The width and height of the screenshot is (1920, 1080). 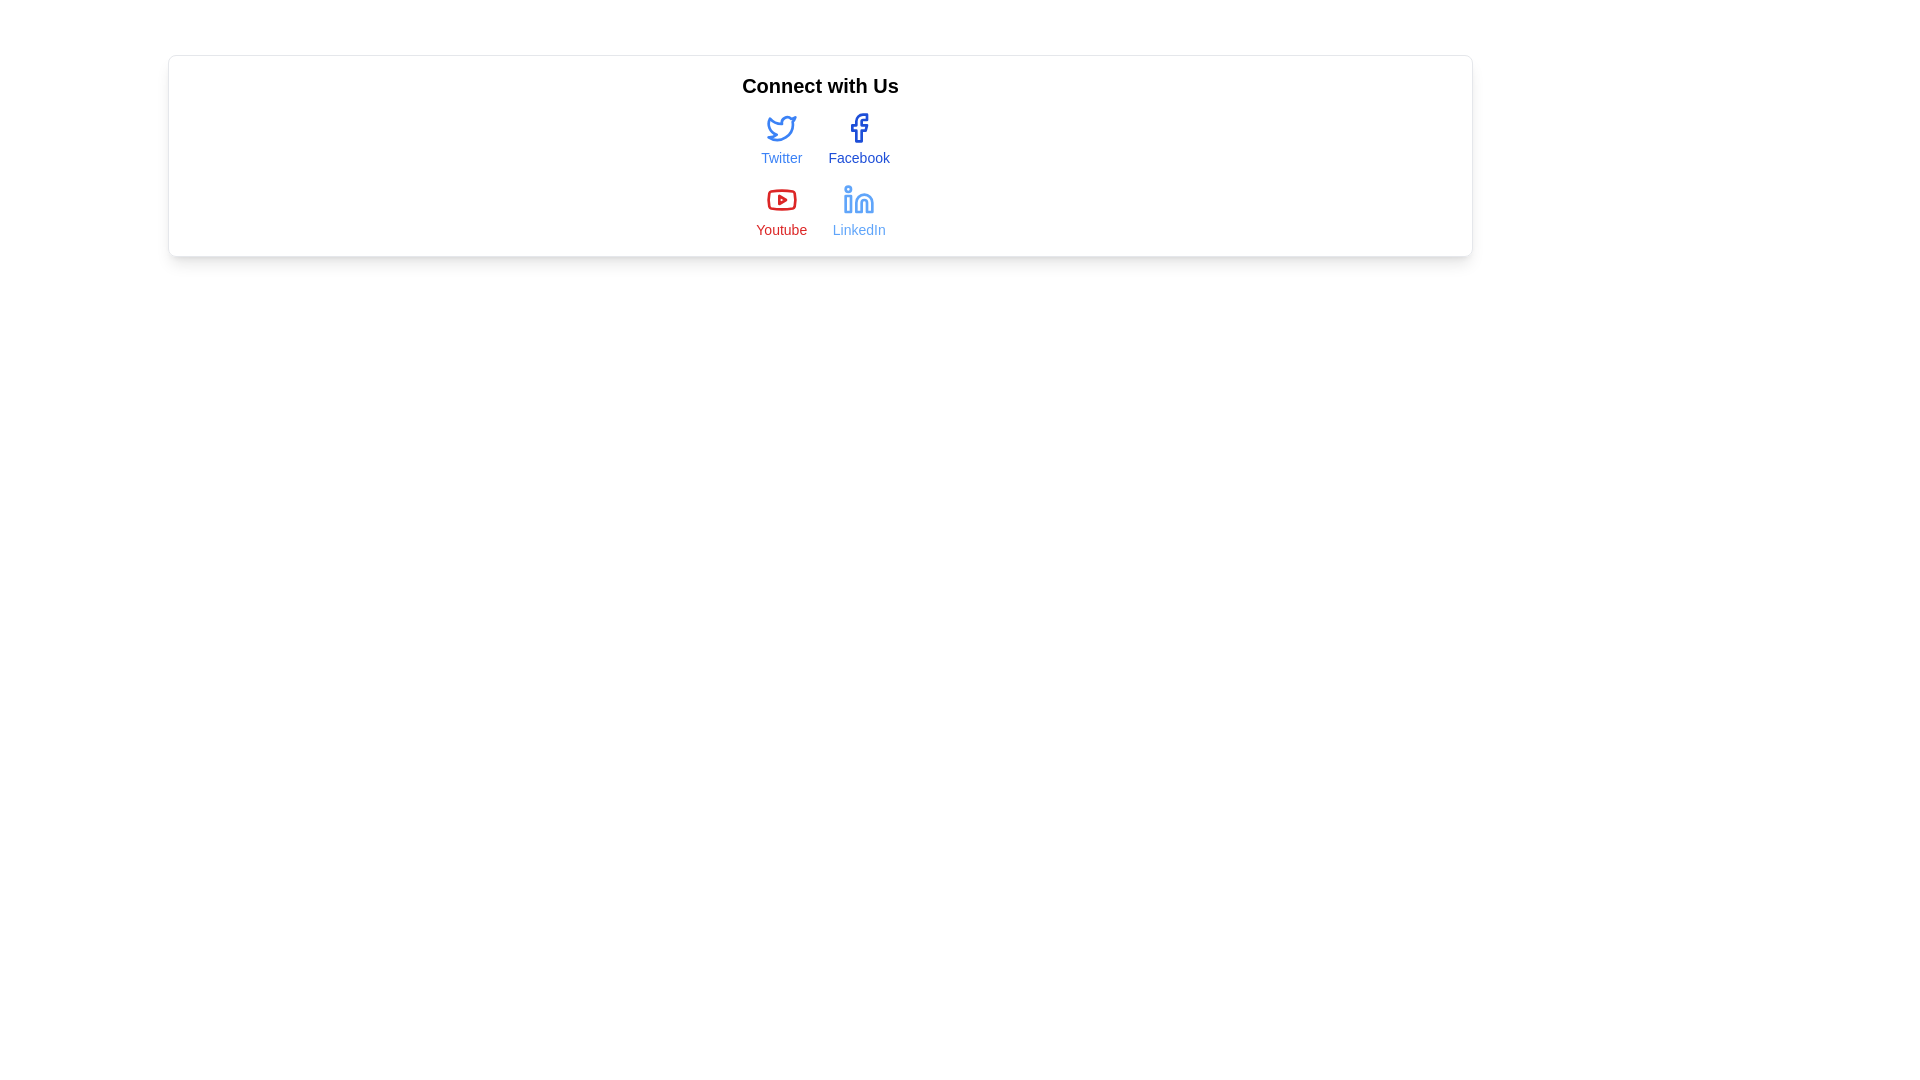 What do you see at coordinates (859, 127) in the screenshot?
I see `the Facebook icon located` at bounding box center [859, 127].